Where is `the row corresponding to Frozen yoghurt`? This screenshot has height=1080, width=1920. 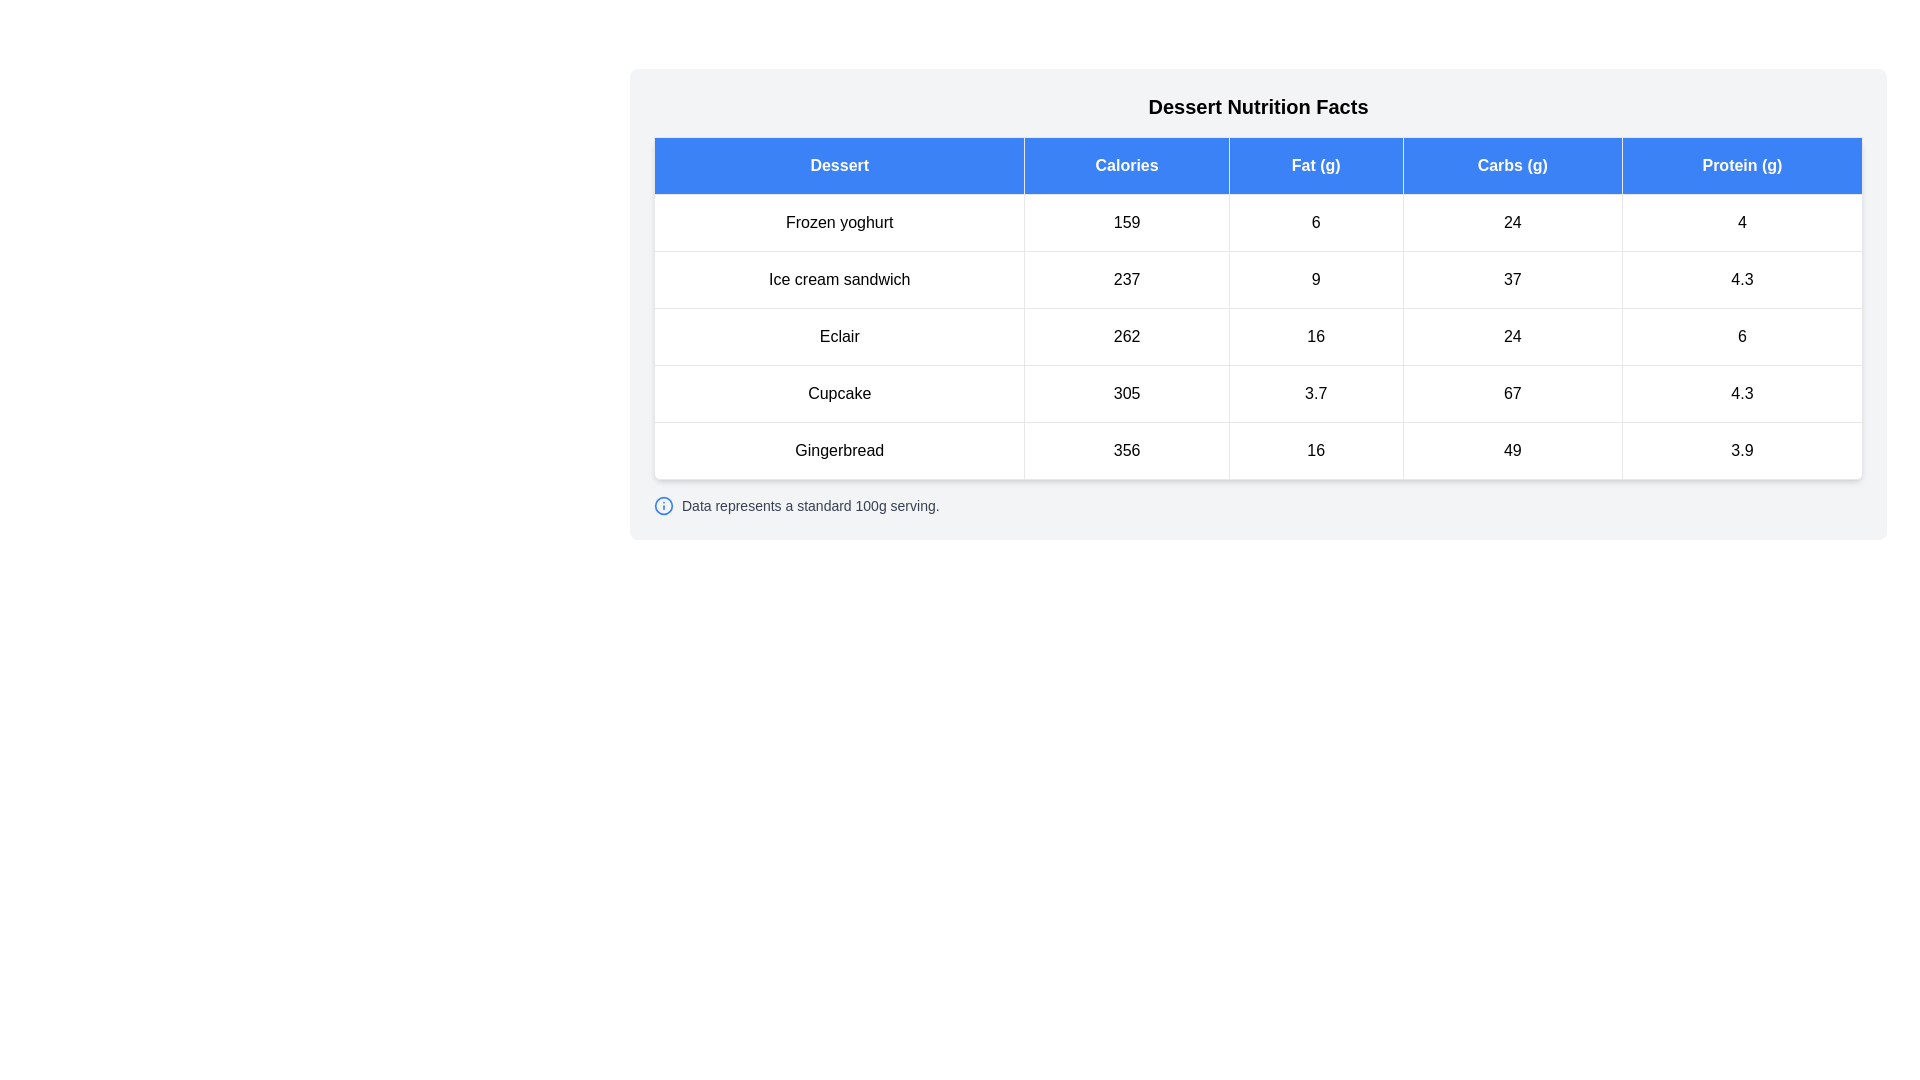
the row corresponding to Frozen yoghurt is located at coordinates (1257, 223).